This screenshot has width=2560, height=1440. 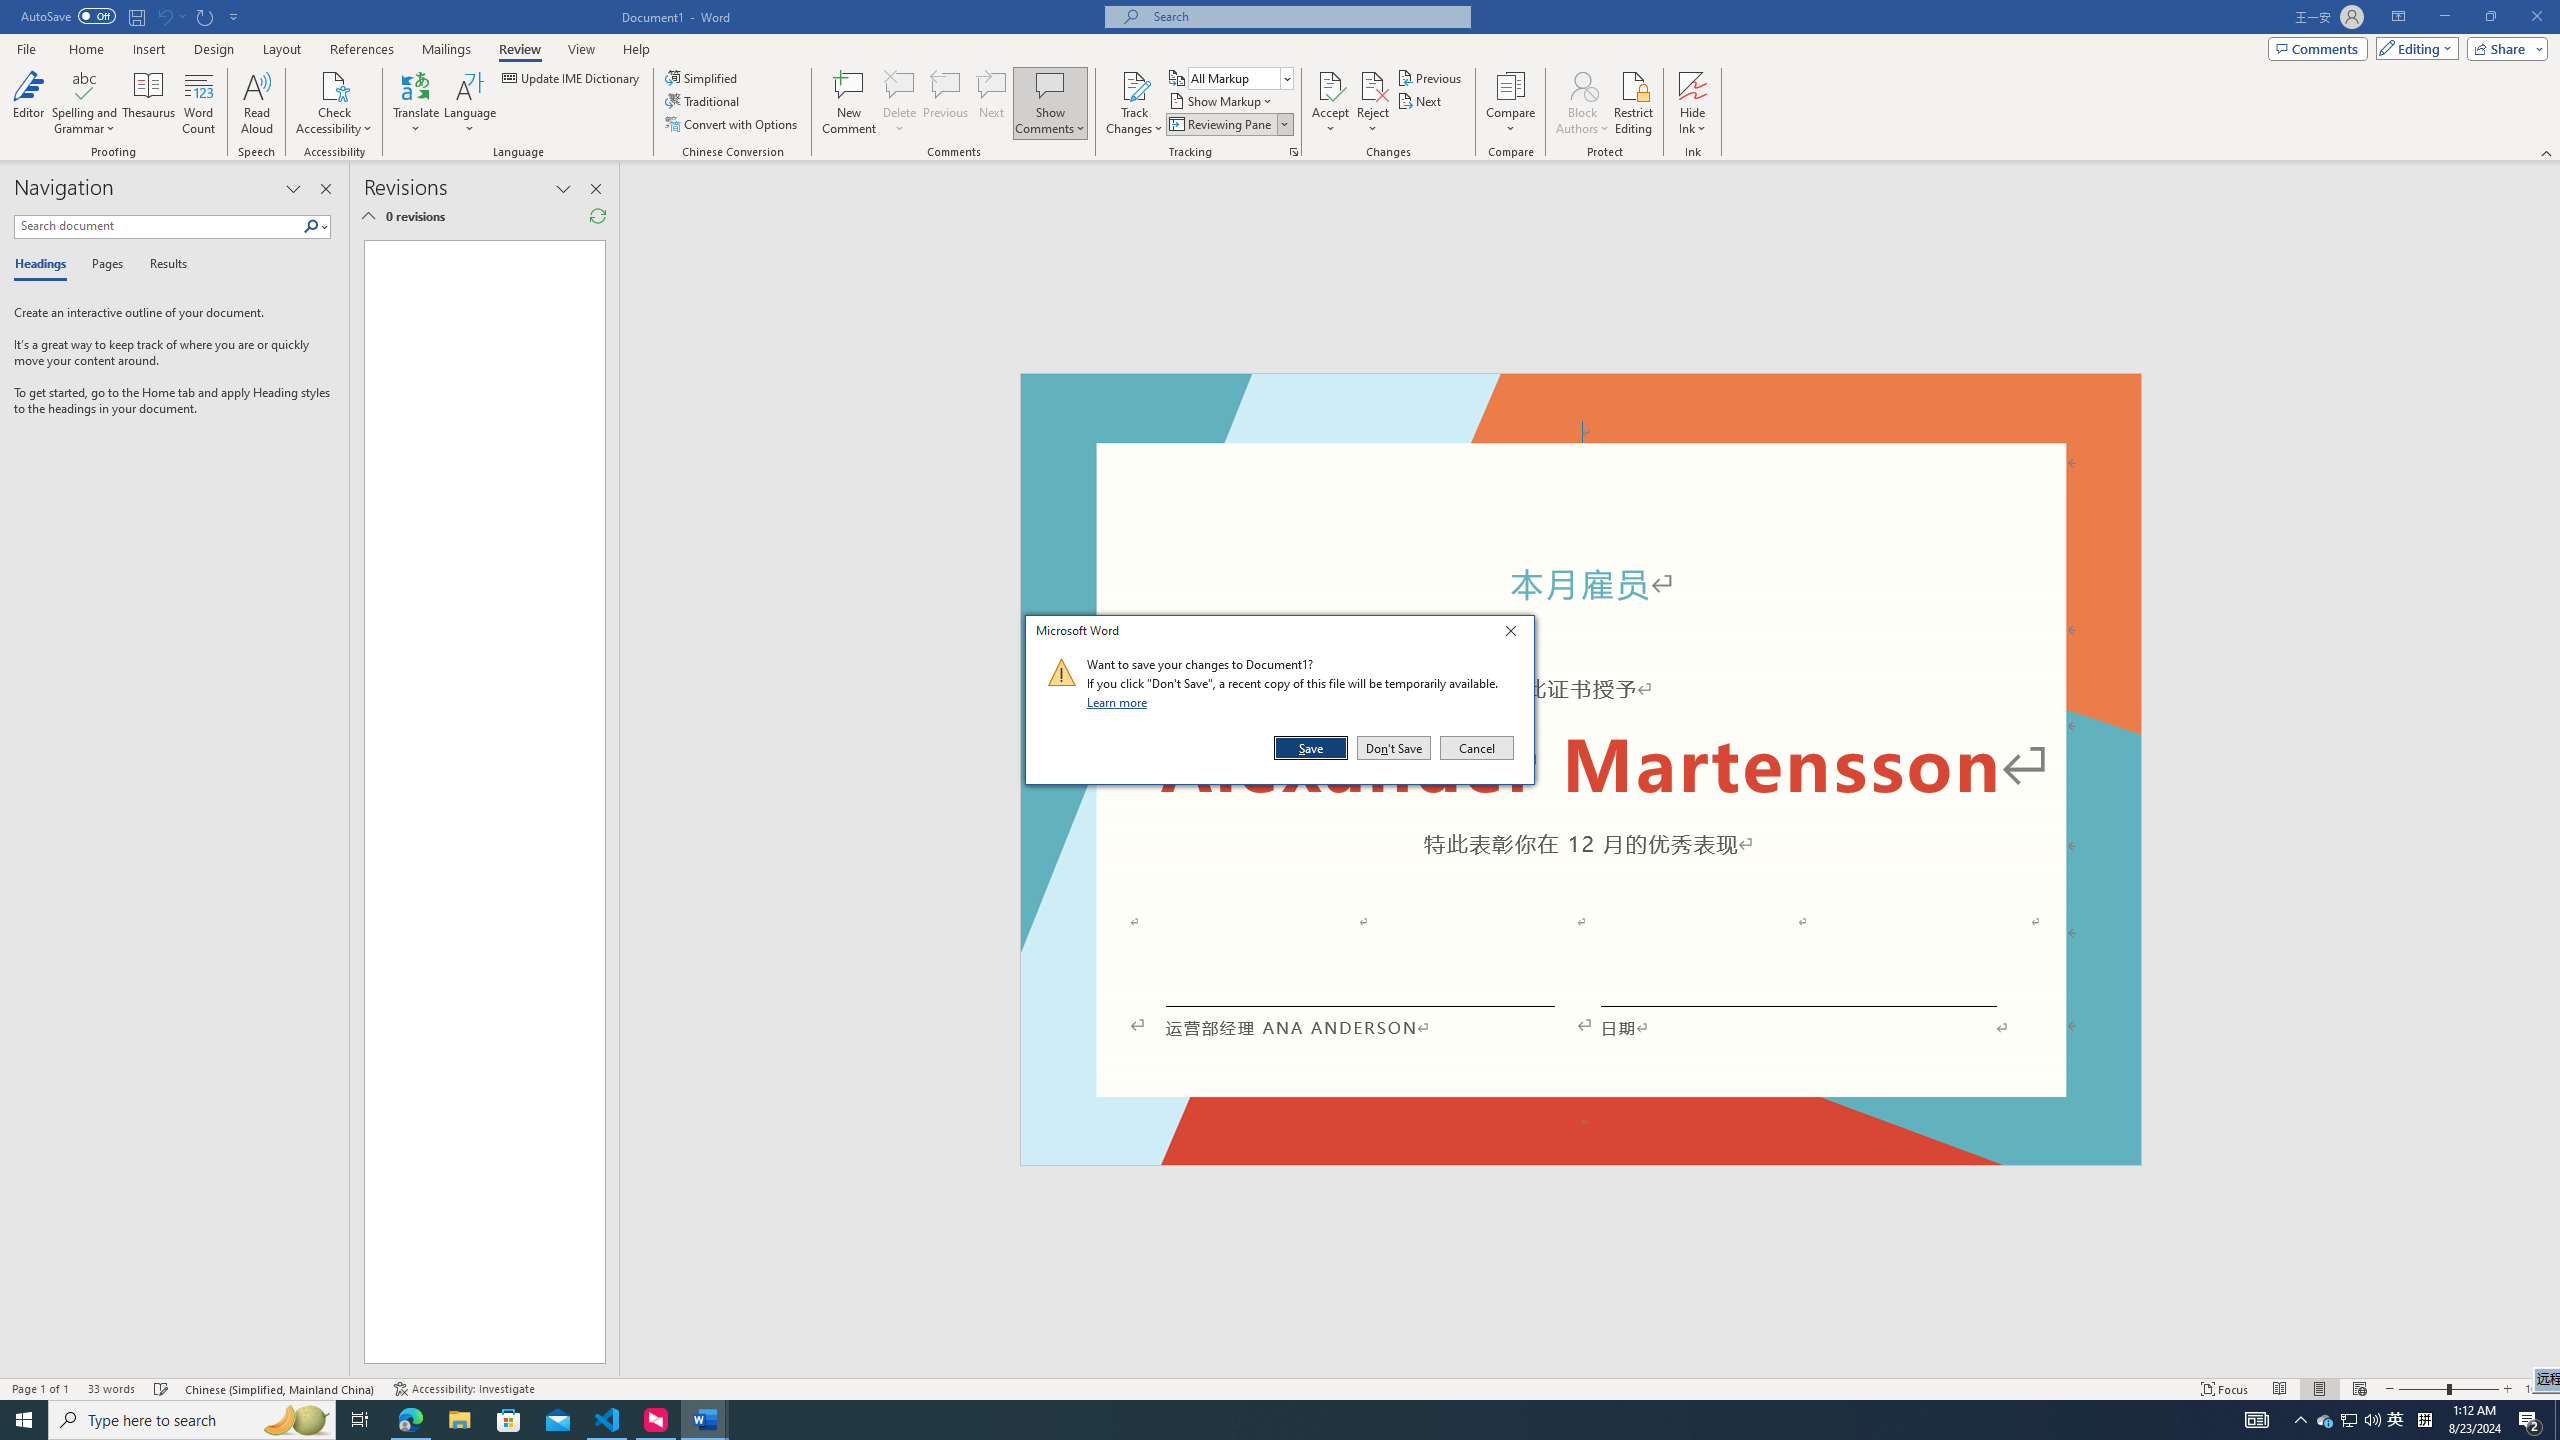 What do you see at coordinates (233, 15) in the screenshot?
I see `'Customize Quick Access Toolbar'` at bounding box center [233, 15].